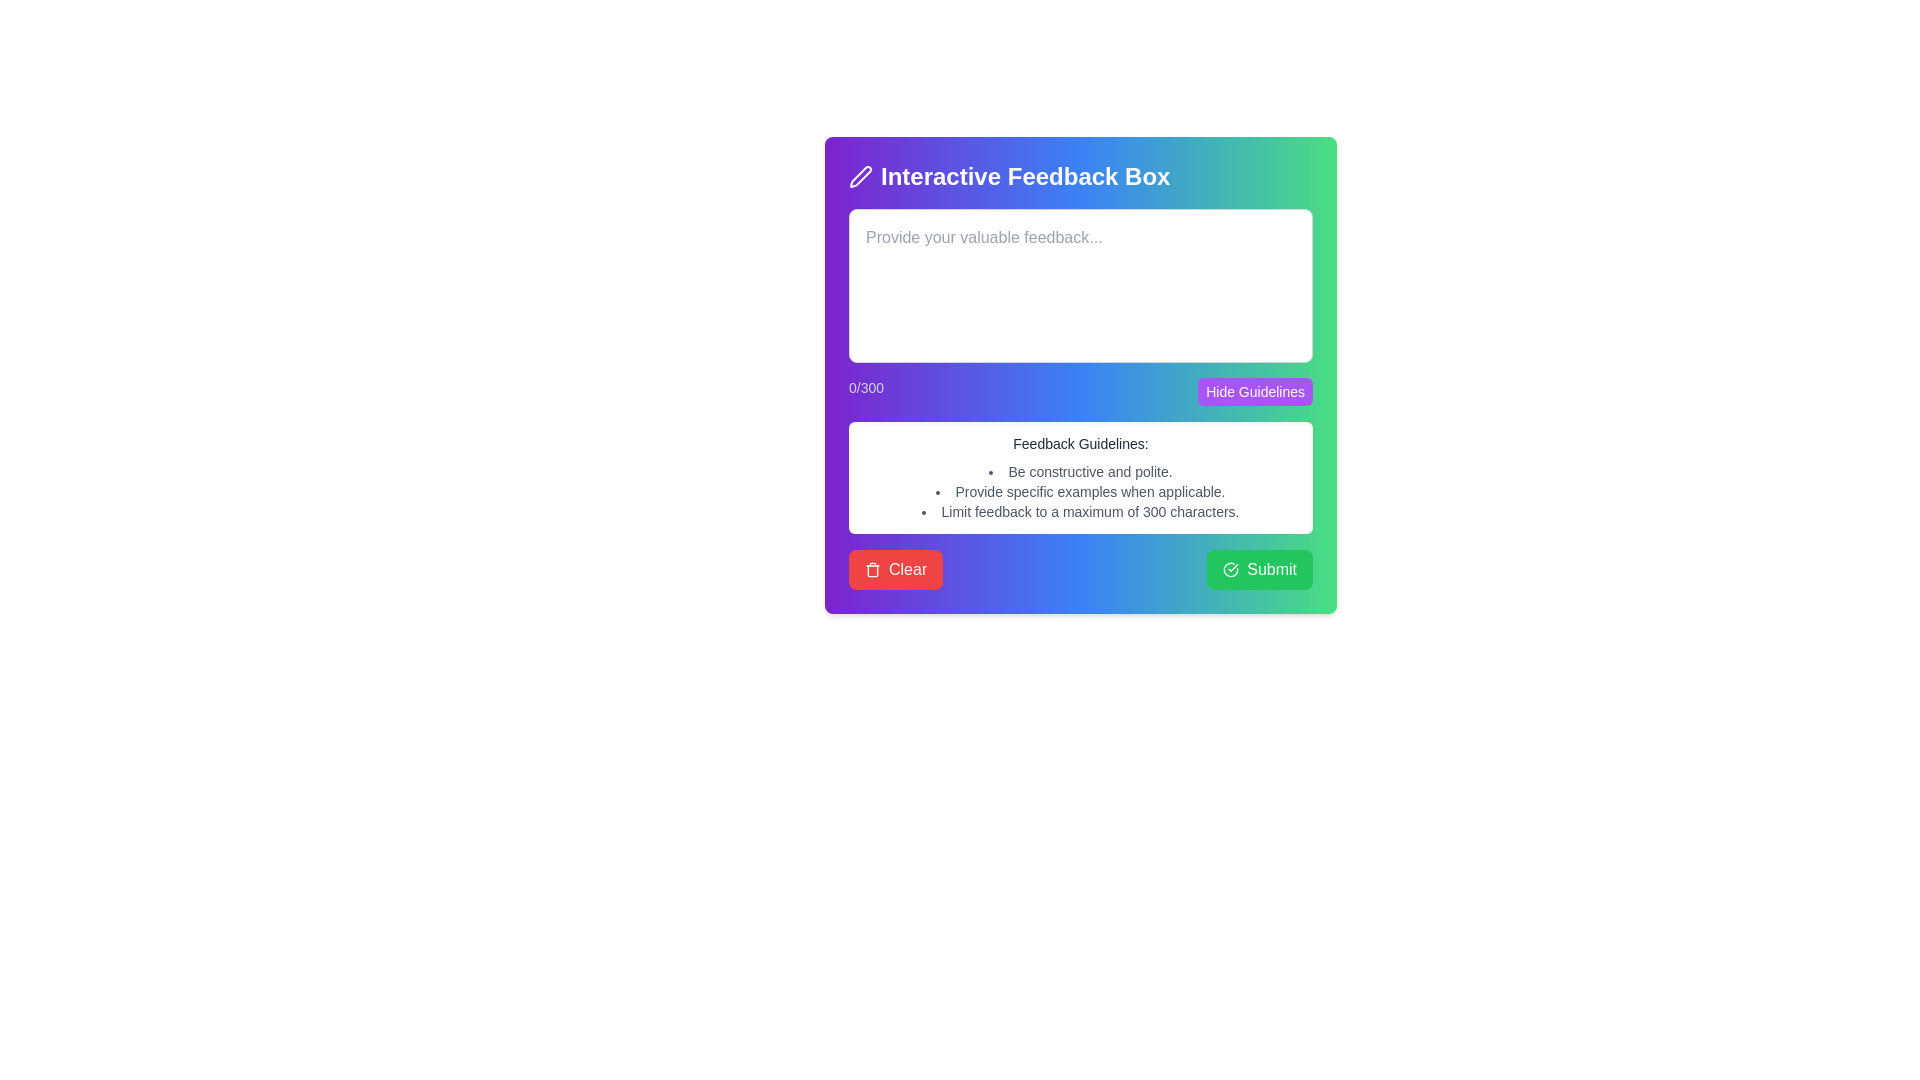 The height and width of the screenshot is (1080, 1920). Describe the element at coordinates (1079, 492) in the screenshot. I see `non-interactive, textual list of feedback guidelines displayed under the title 'Feedback Guidelines:' positioned centrally in the interface` at that location.